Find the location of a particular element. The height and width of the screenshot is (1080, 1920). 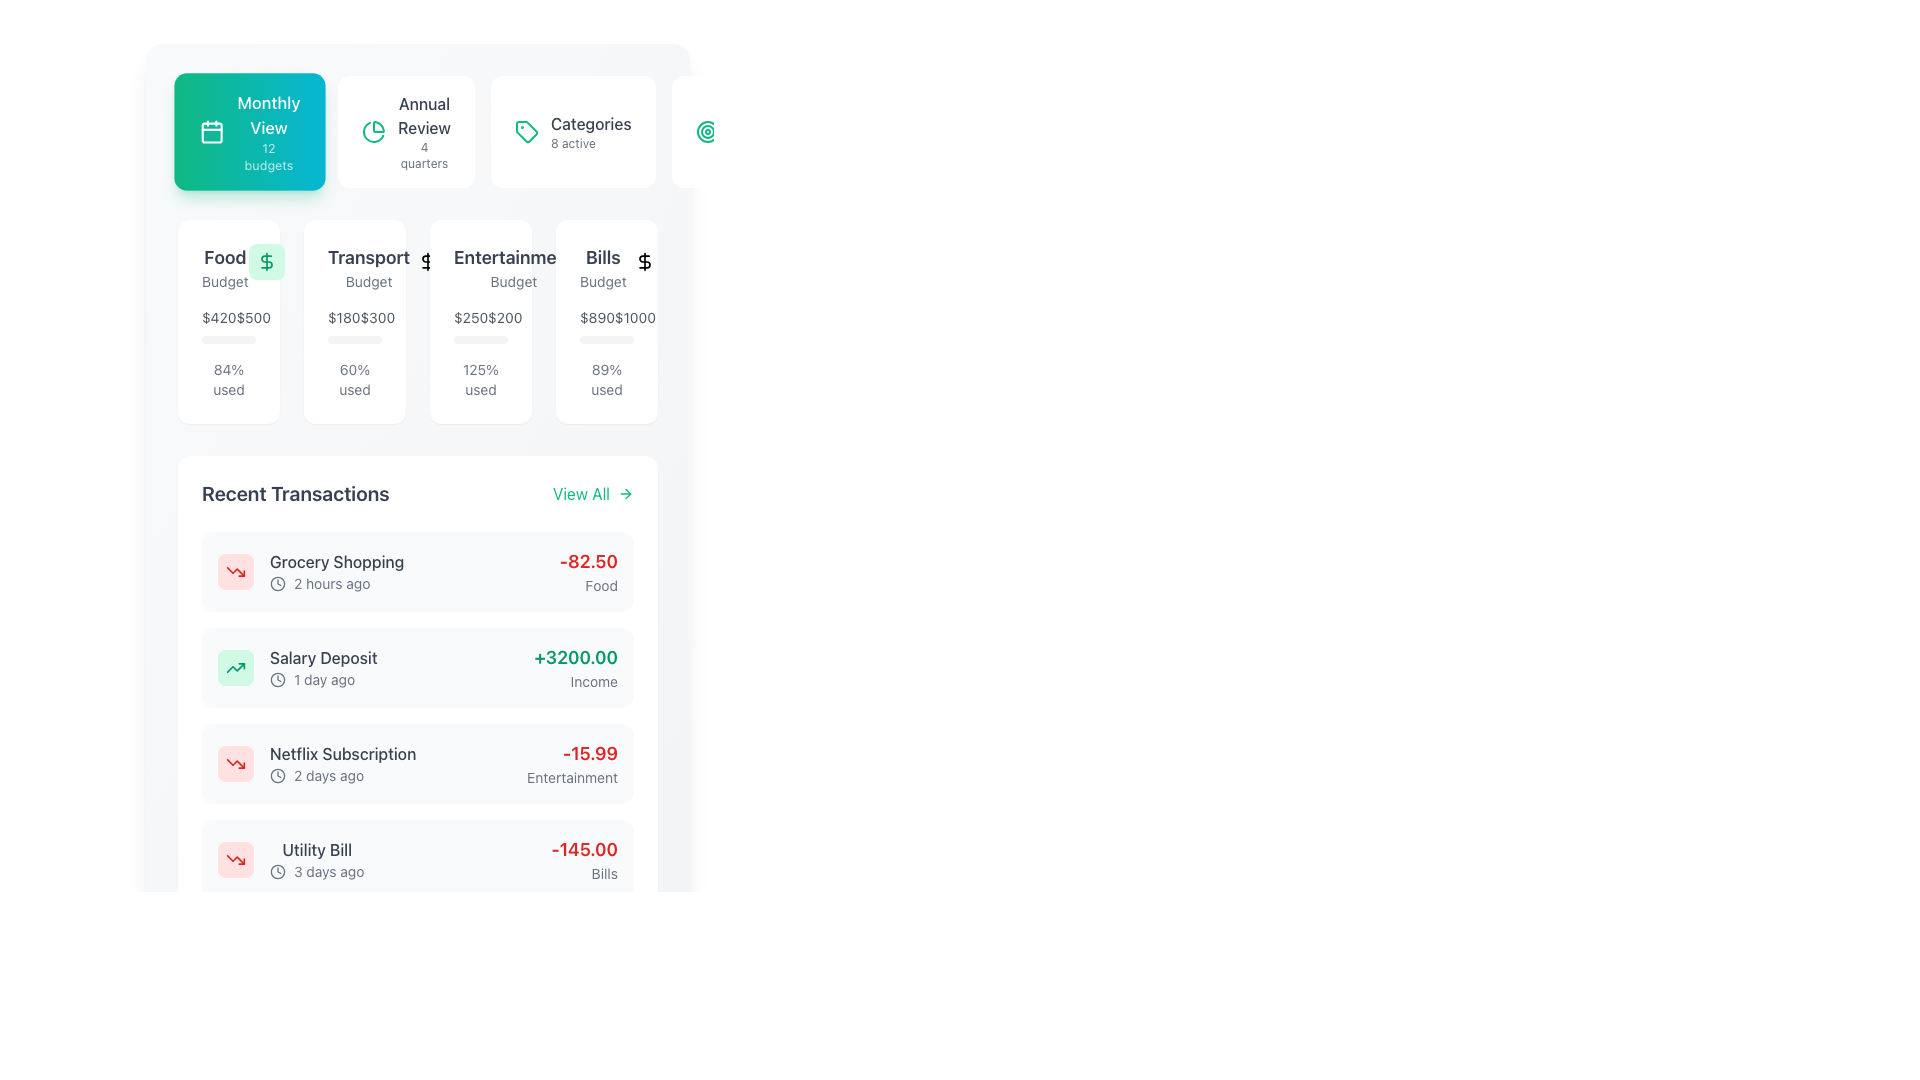

text content of the 'Netflix Subscription' label located in the third position of the 'Recent Transactions' section is located at coordinates (343, 753).